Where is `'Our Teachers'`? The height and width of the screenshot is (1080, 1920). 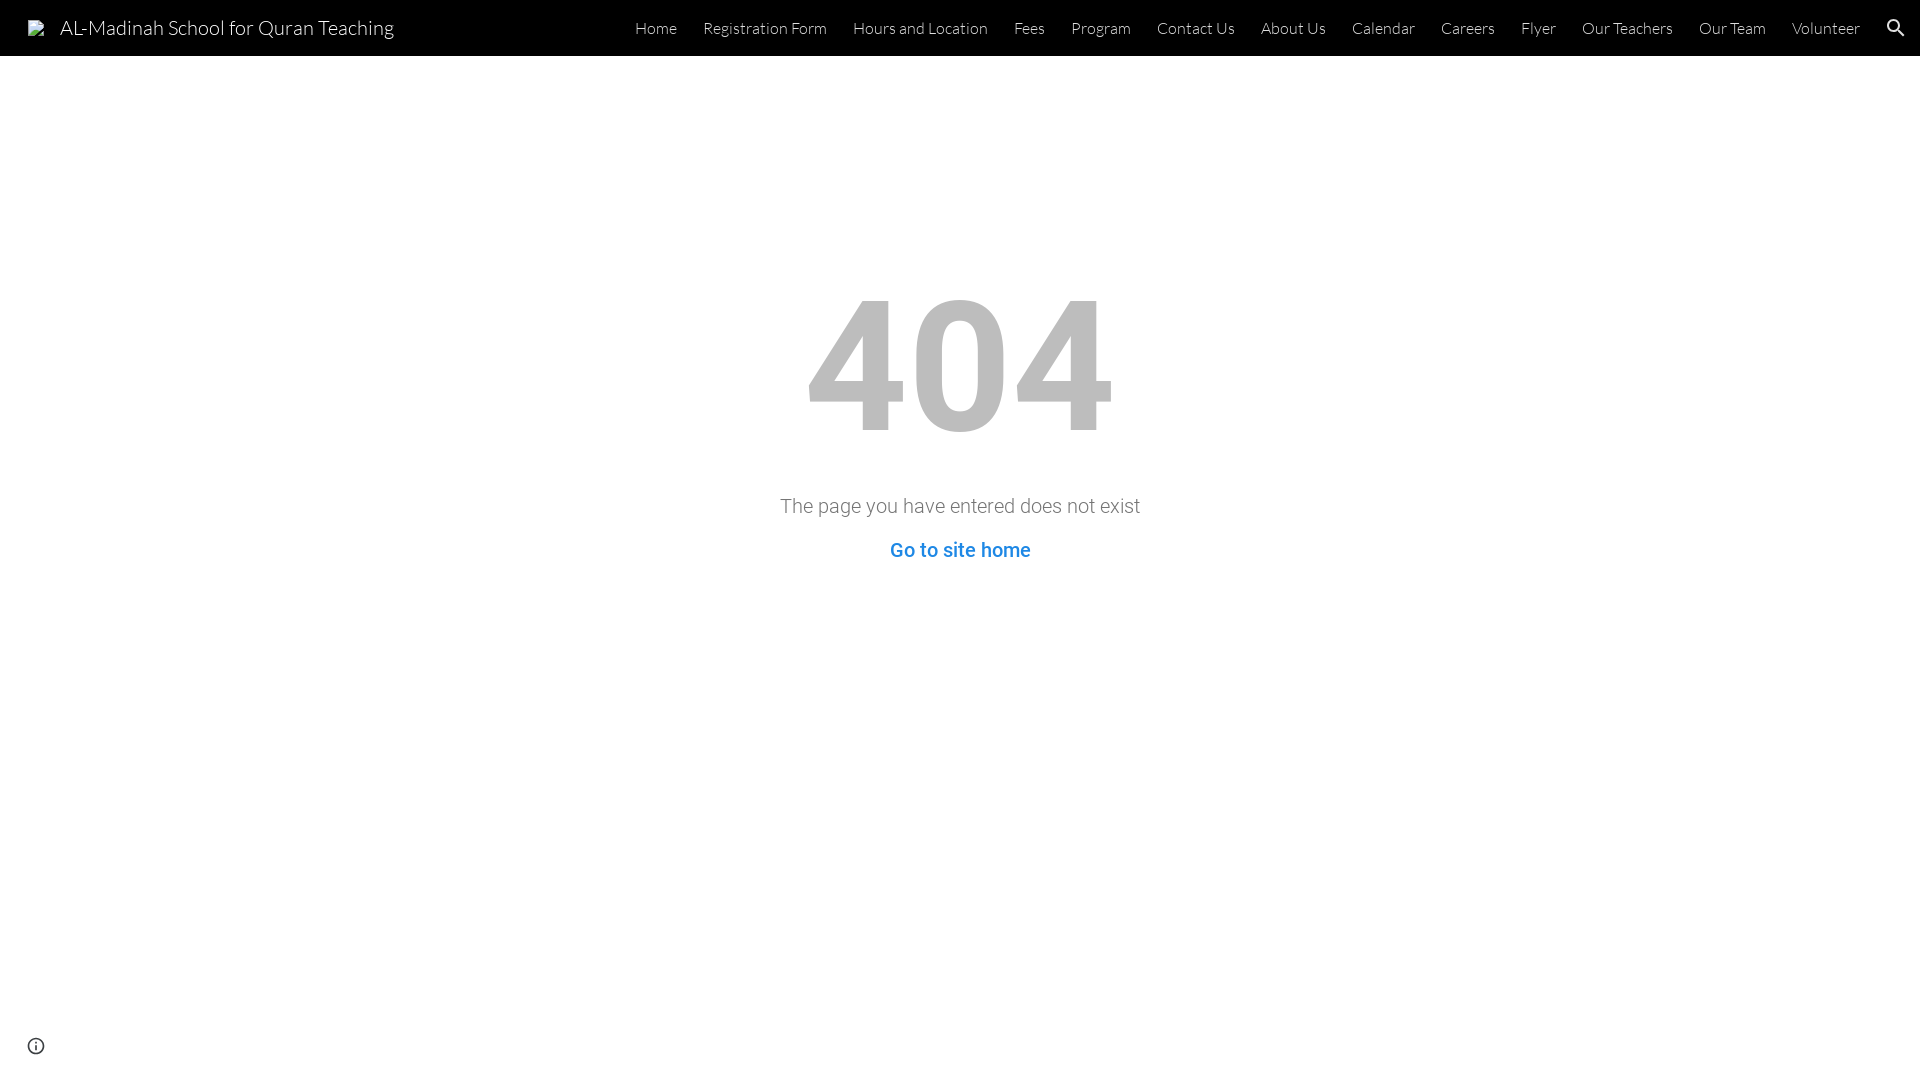 'Our Teachers' is located at coordinates (1627, 27).